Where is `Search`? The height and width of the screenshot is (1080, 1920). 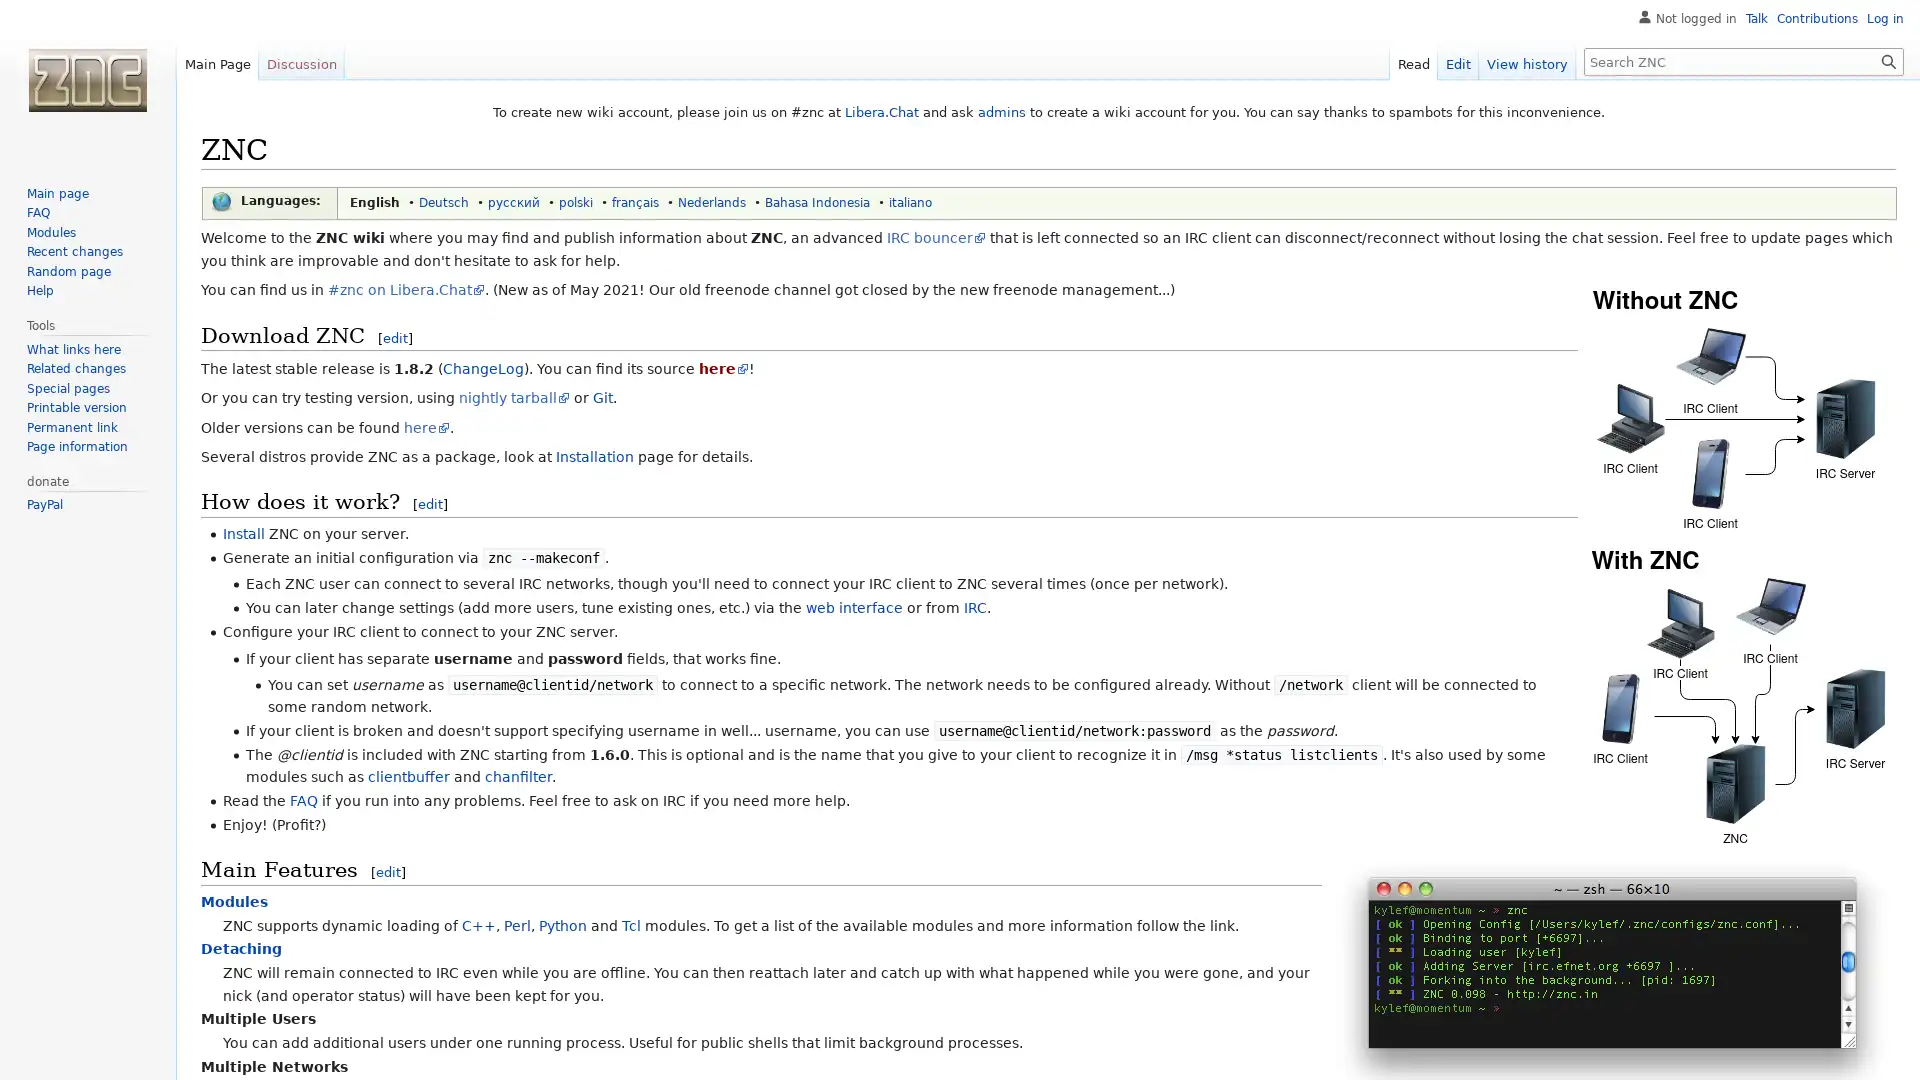 Search is located at coordinates (1888, 60).